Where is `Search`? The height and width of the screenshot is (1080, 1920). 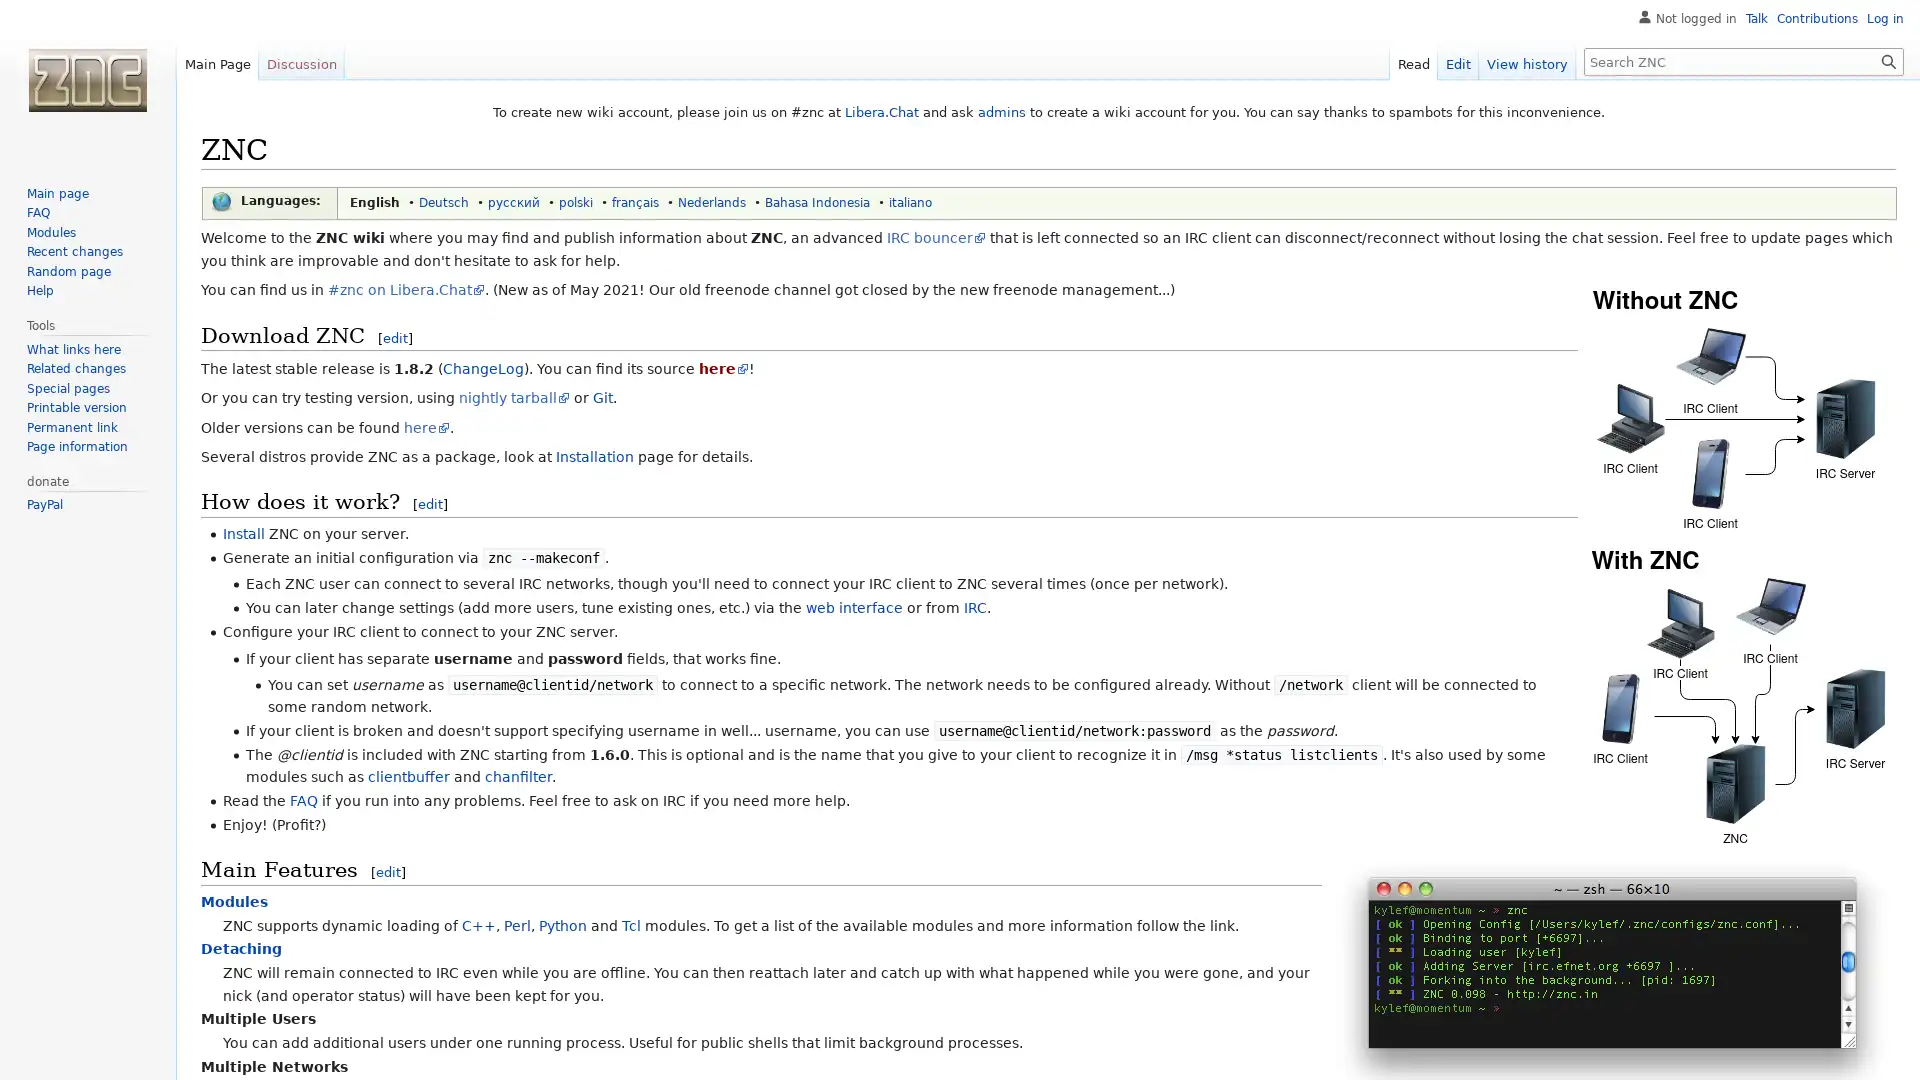 Search is located at coordinates (1888, 60).